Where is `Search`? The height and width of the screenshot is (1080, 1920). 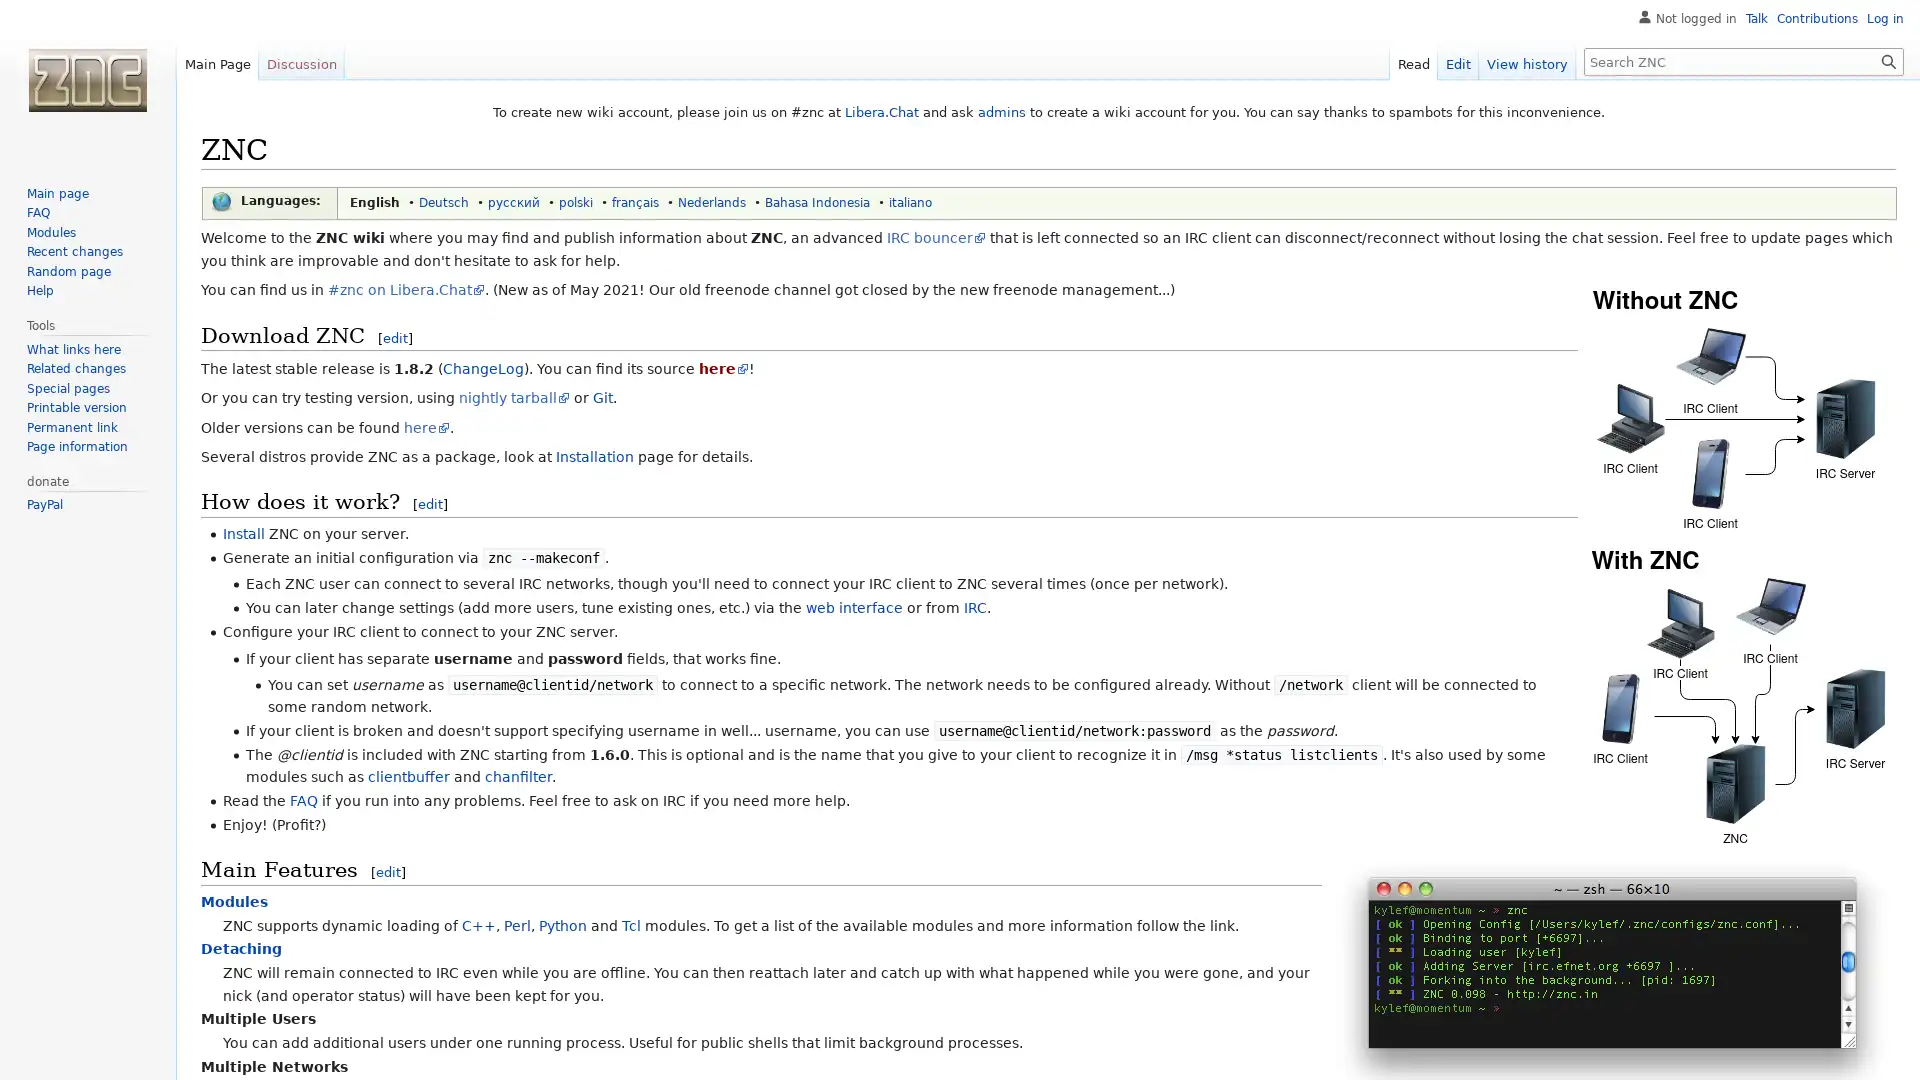 Search is located at coordinates (1888, 60).